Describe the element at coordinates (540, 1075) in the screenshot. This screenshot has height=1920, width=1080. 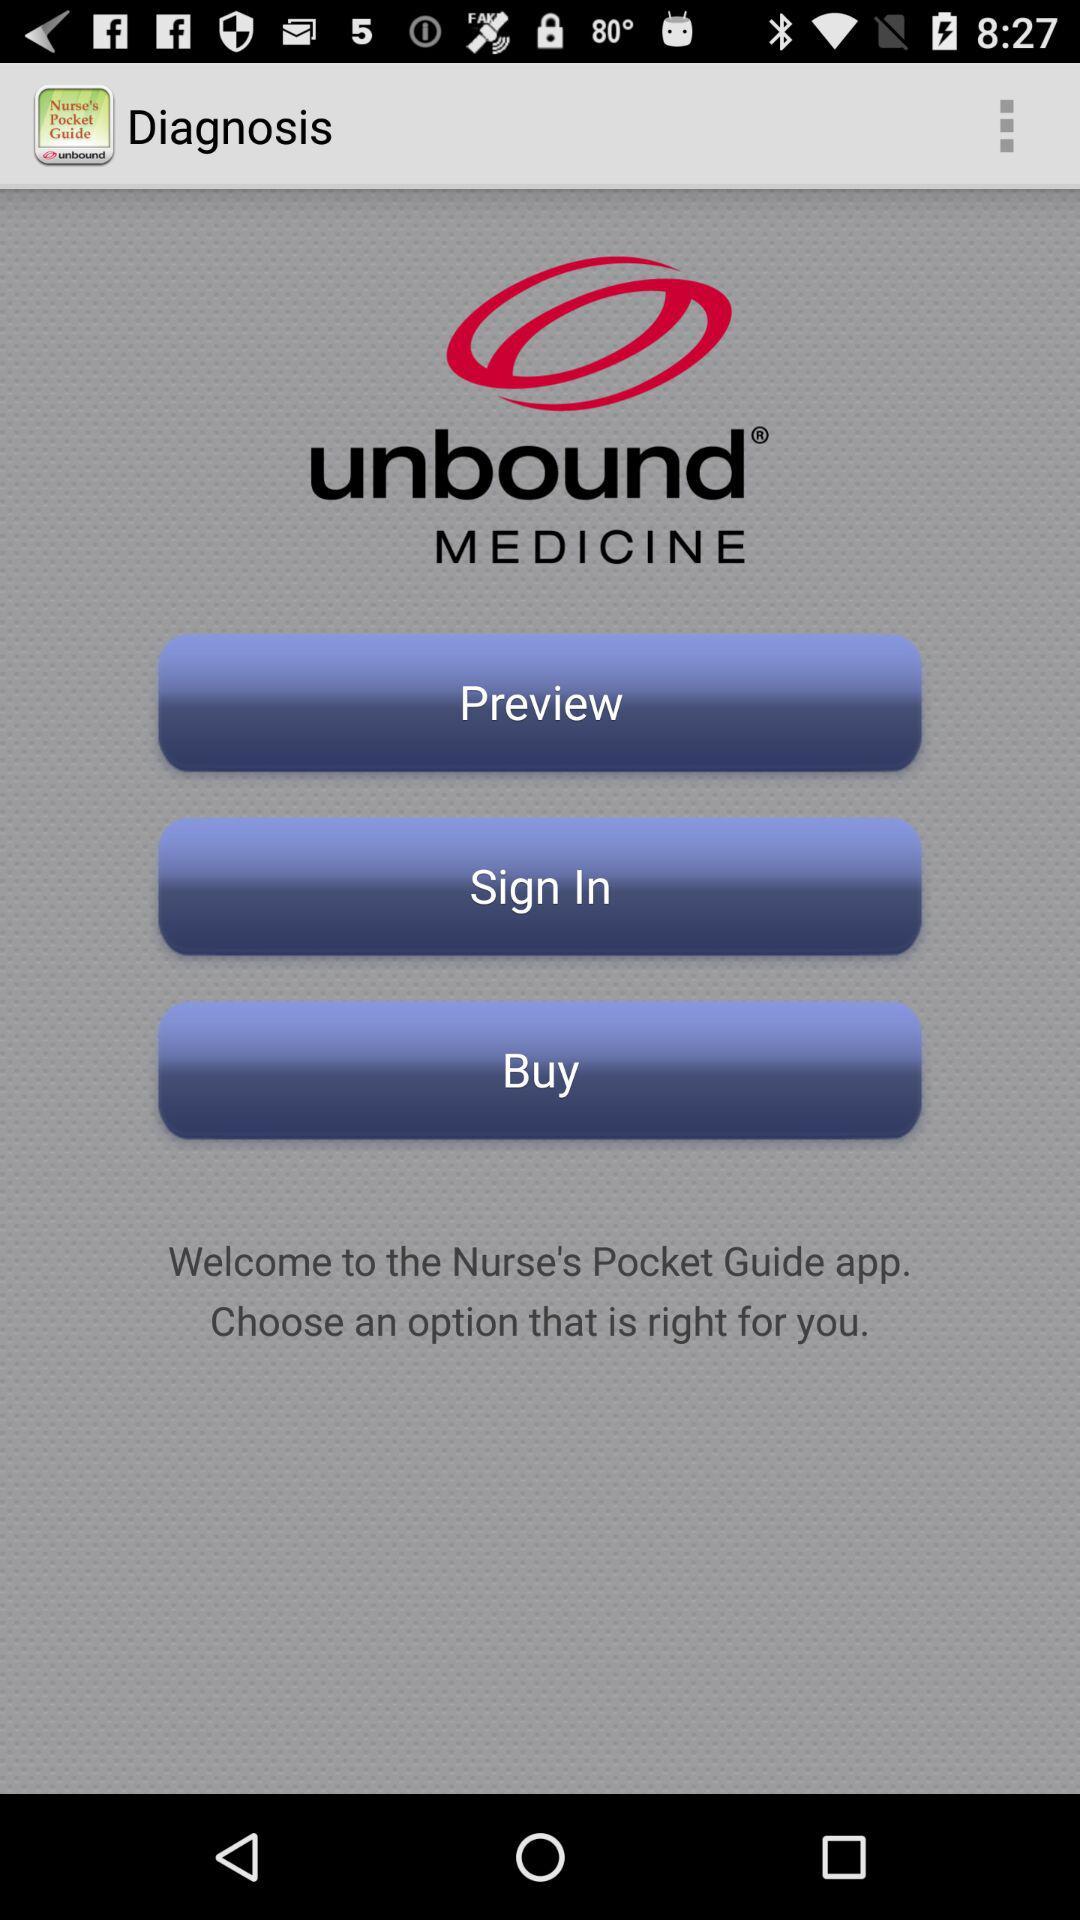
I see `button below sign in` at that location.